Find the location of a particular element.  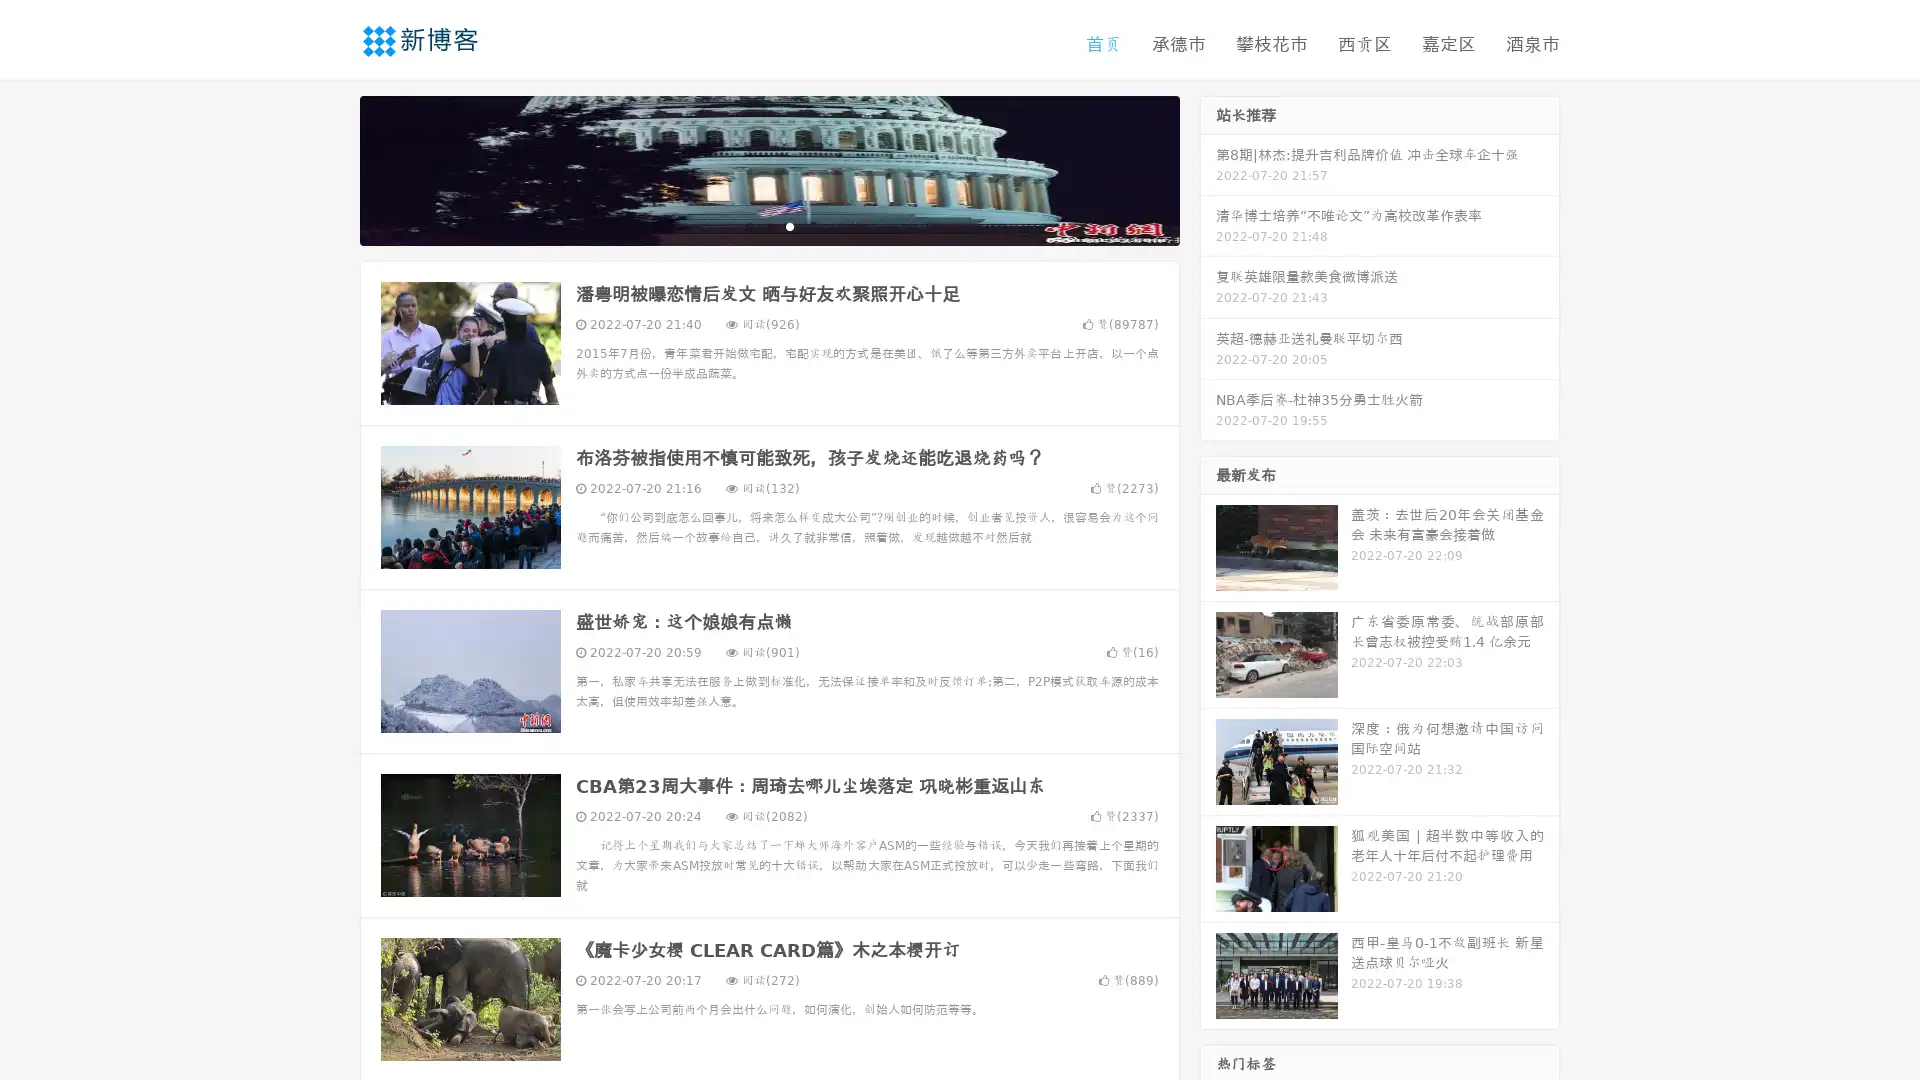

Go to slide 2 is located at coordinates (768, 225).